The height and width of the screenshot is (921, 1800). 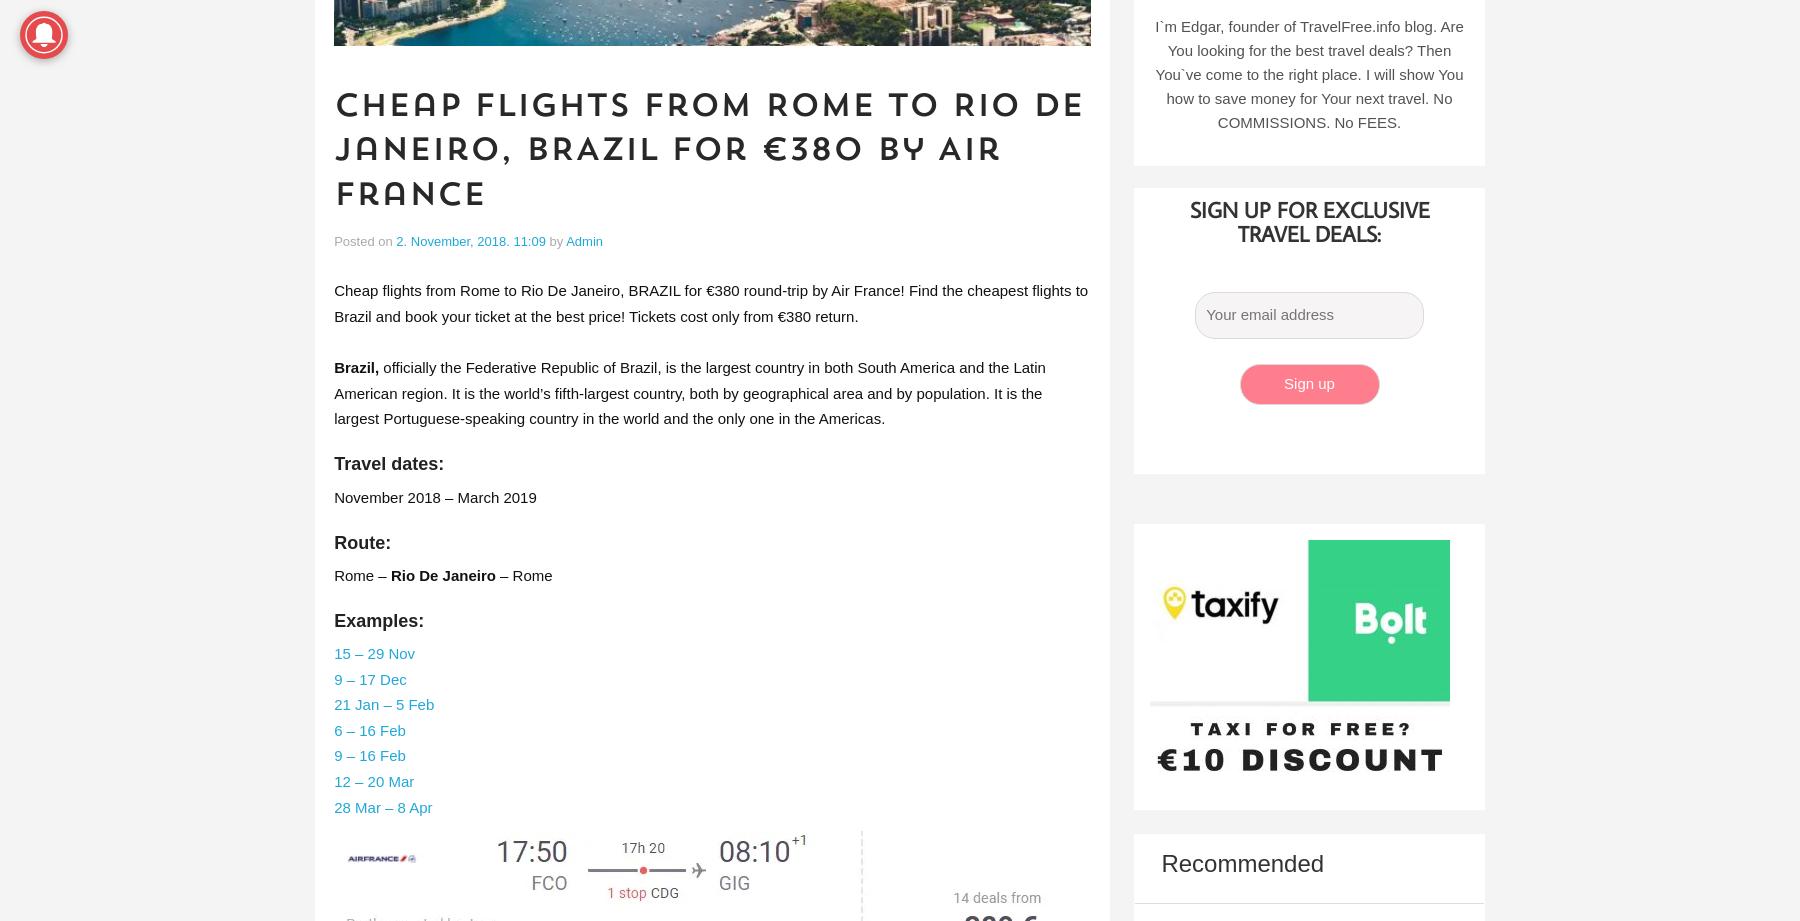 I want to click on '21 Jan – 5 Feb', so click(x=383, y=704).